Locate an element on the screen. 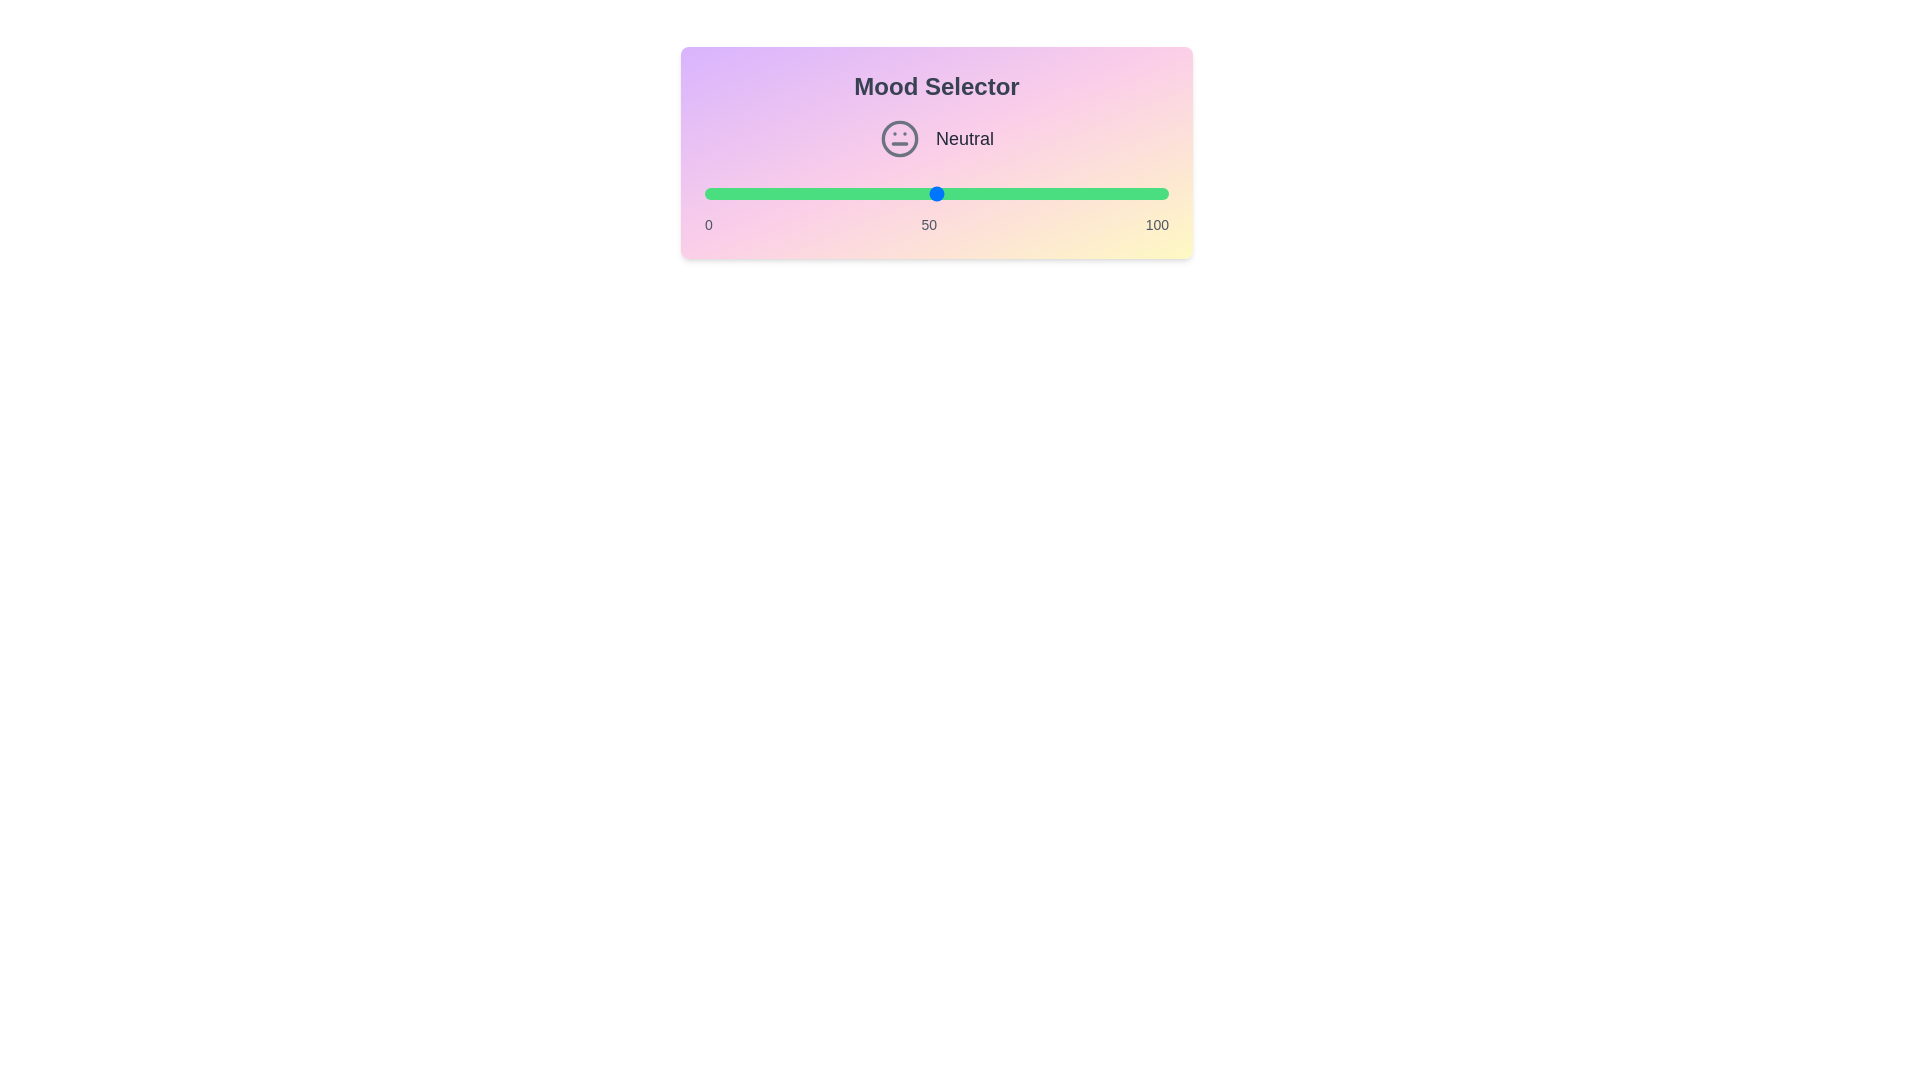  the mood value to 13 by adjusting the slider is located at coordinates (764, 193).